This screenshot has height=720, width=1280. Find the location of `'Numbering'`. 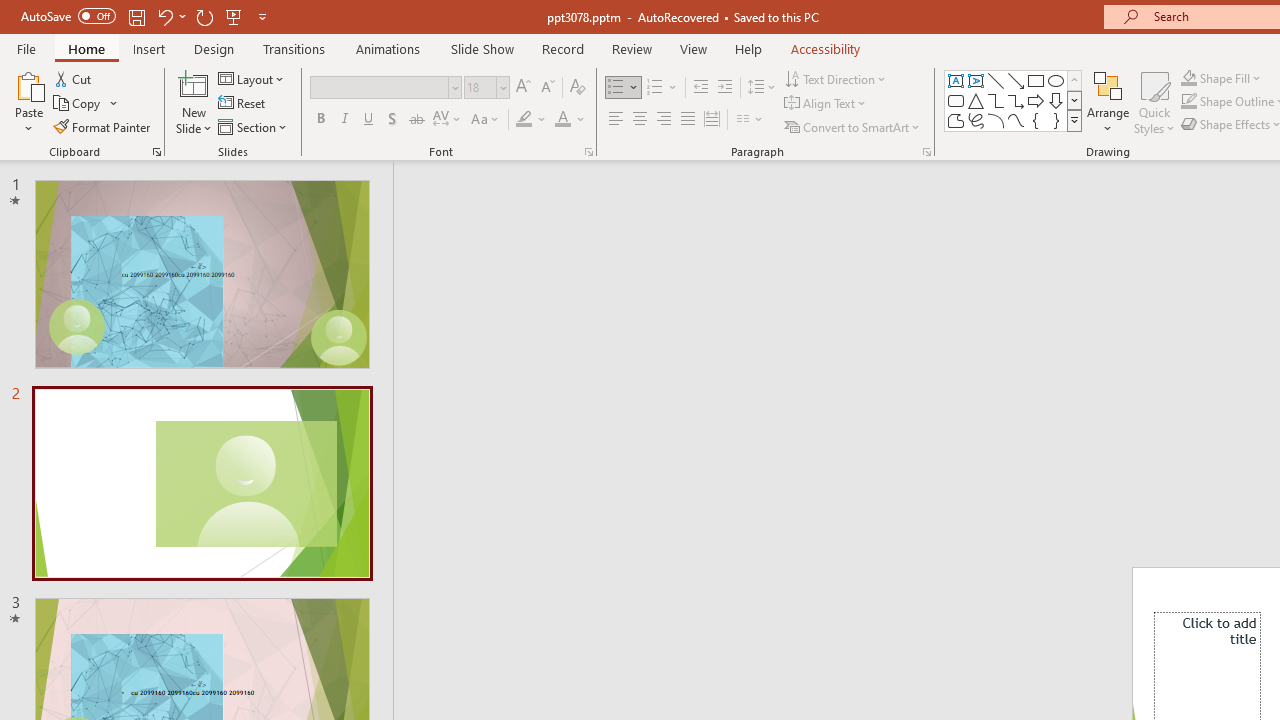

'Numbering' is located at coordinates (662, 86).